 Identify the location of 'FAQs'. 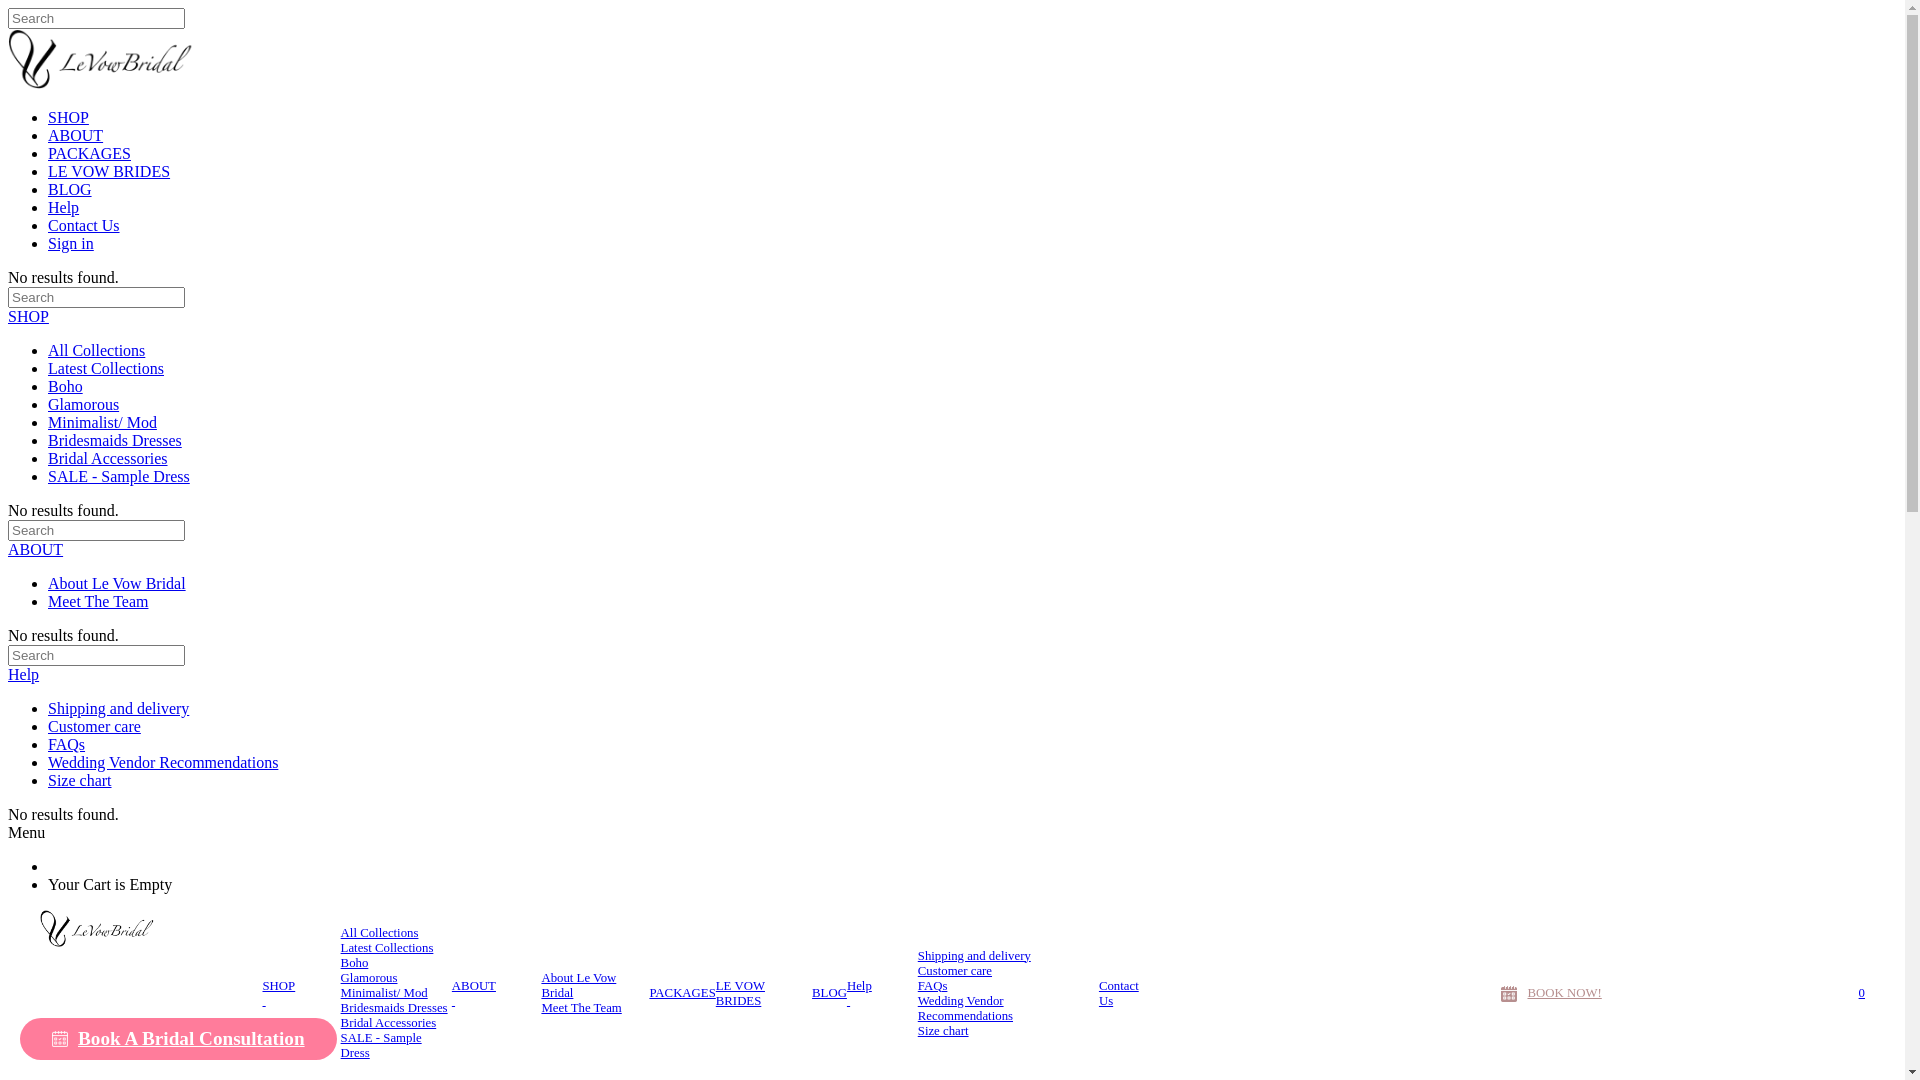
(66, 744).